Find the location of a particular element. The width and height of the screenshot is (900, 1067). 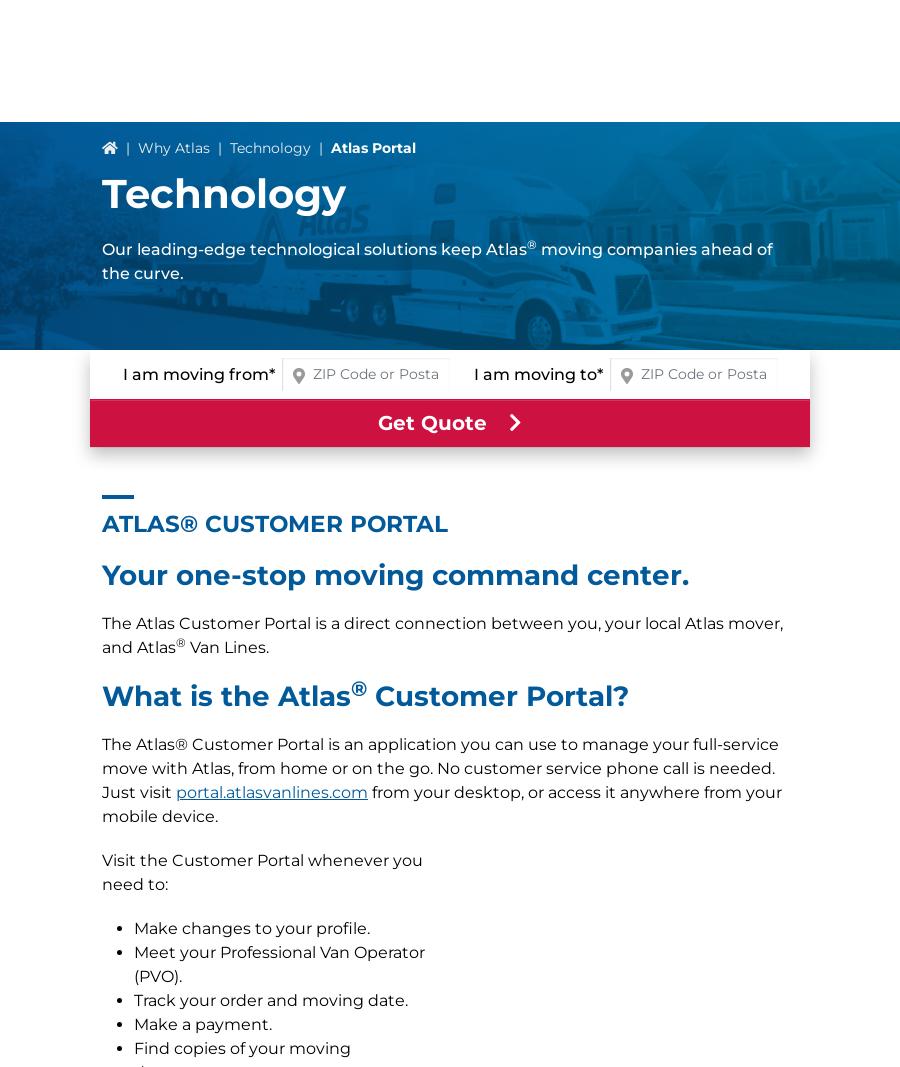

'International Moves' is located at coordinates (195, 946).